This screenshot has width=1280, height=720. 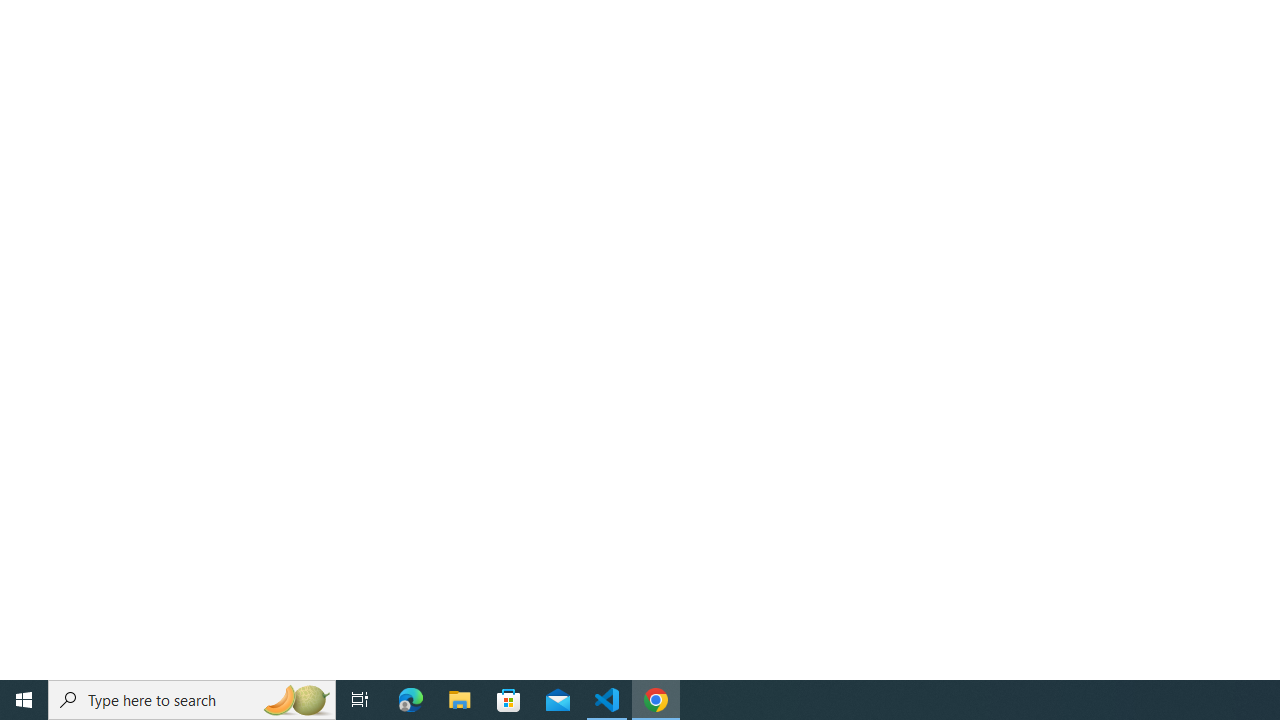 What do you see at coordinates (606, 698) in the screenshot?
I see `'Visual Studio Code - 1 running window'` at bounding box center [606, 698].